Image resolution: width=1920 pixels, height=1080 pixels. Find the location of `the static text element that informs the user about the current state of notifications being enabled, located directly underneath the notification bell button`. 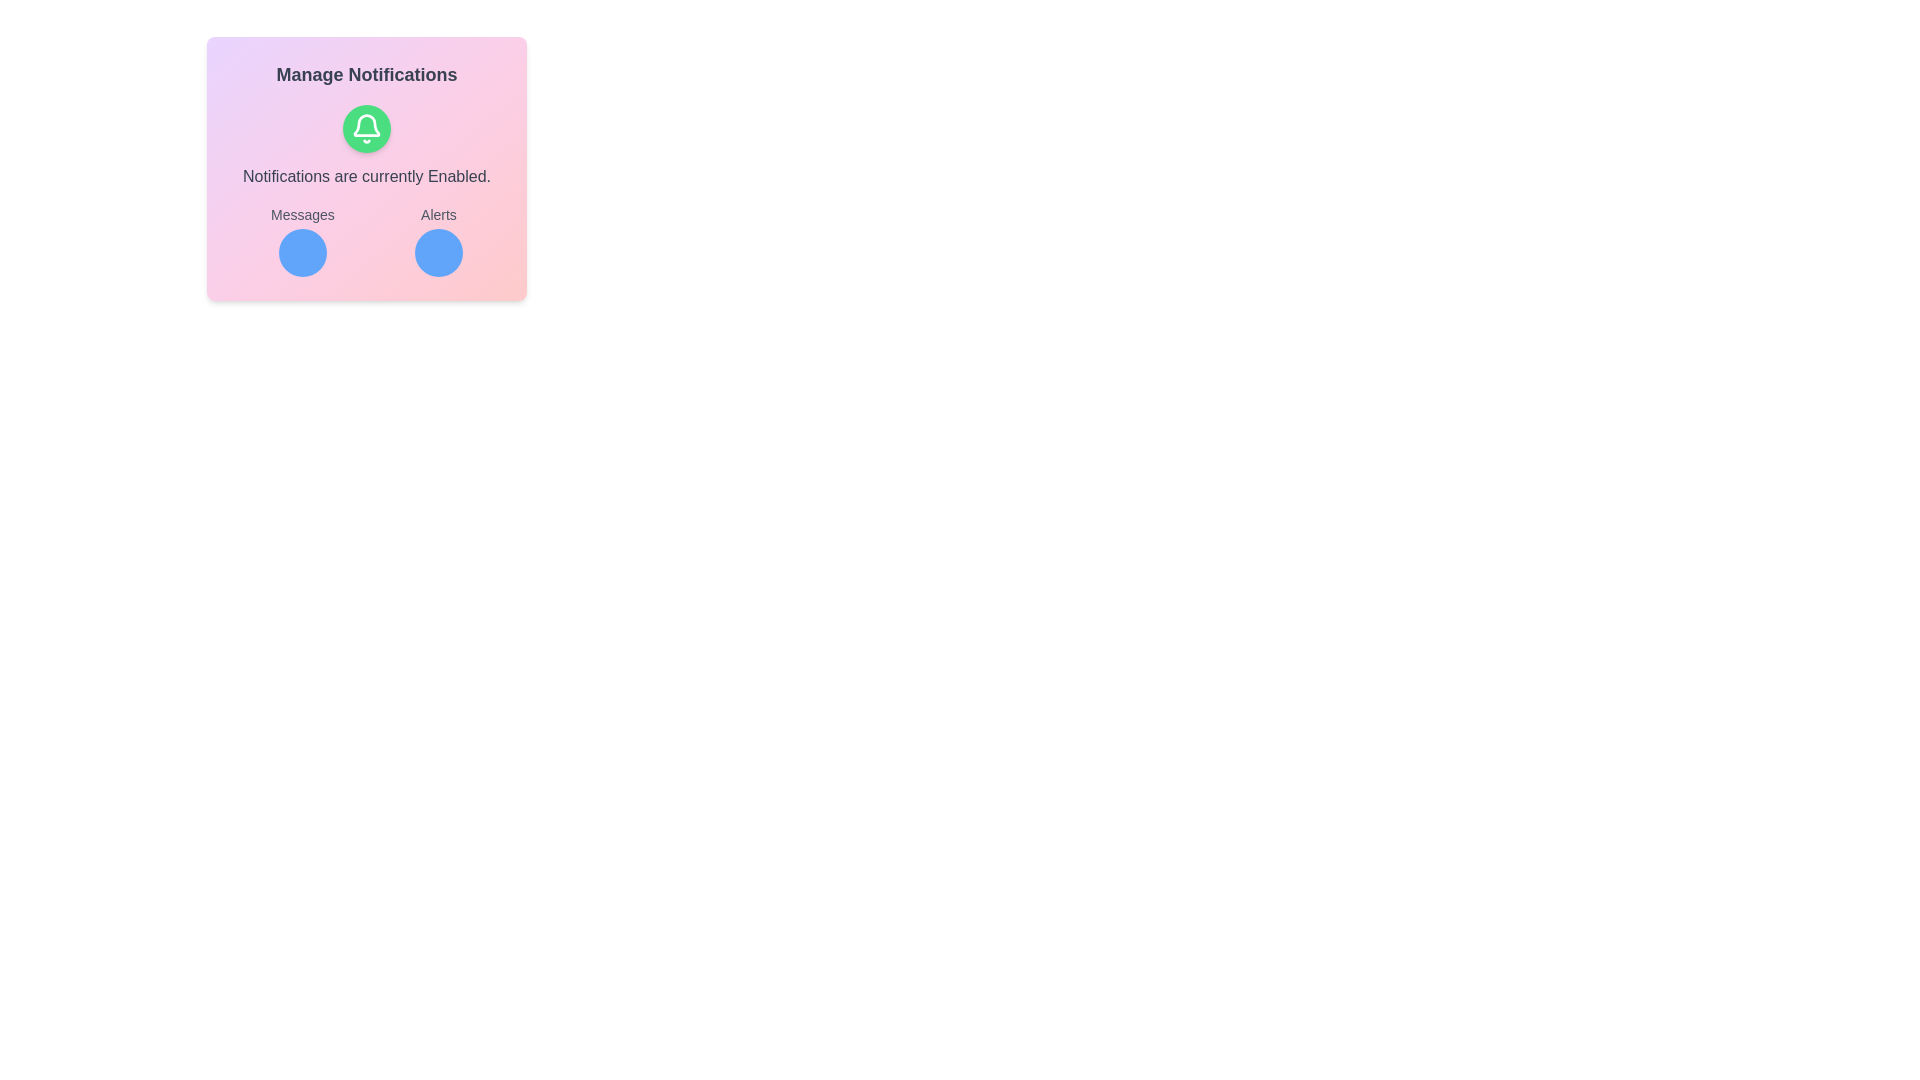

the static text element that informs the user about the current state of notifications being enabled, located directly underneath the notification bell button is located at coordinates (366, 176).